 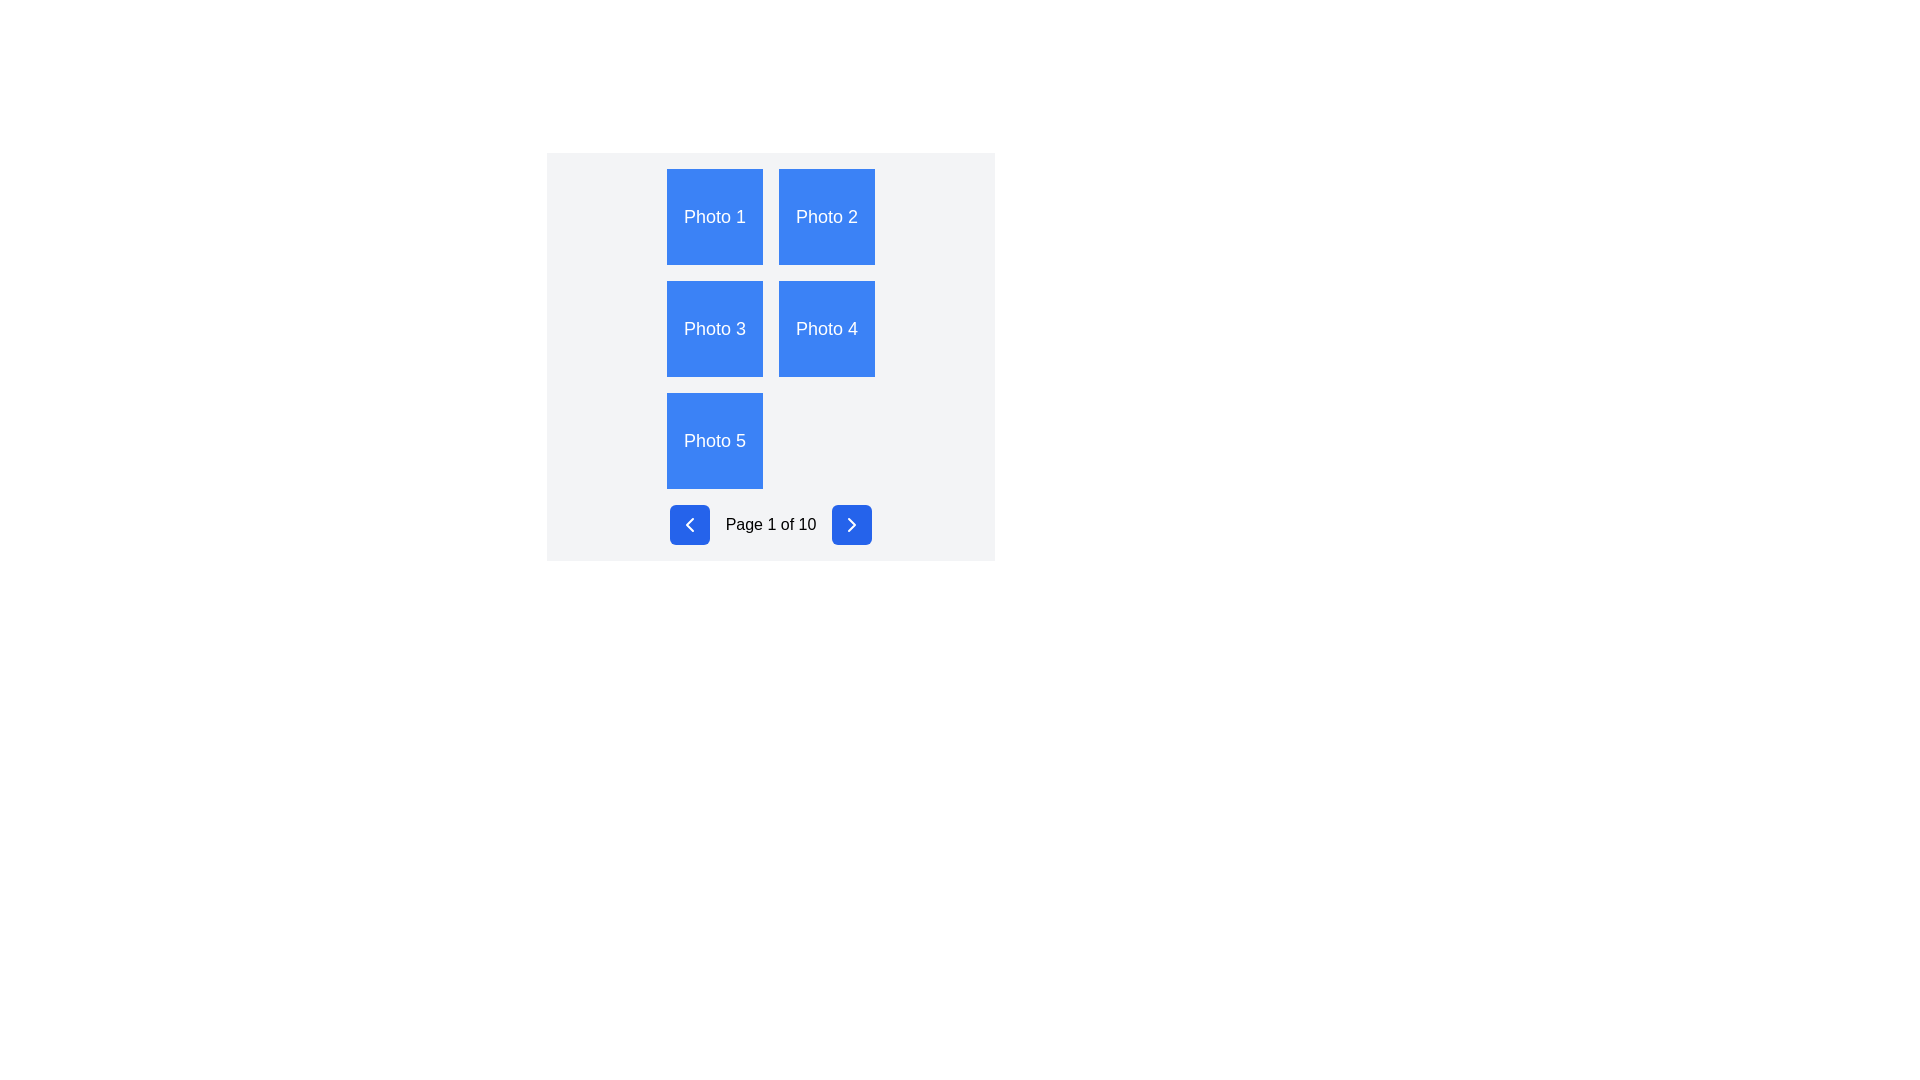 What do you see at coordinates (852, 523) in the screenshot?
I see `the right-chevron button styled in white within a blue circular button` at bounding box center [852, 523].